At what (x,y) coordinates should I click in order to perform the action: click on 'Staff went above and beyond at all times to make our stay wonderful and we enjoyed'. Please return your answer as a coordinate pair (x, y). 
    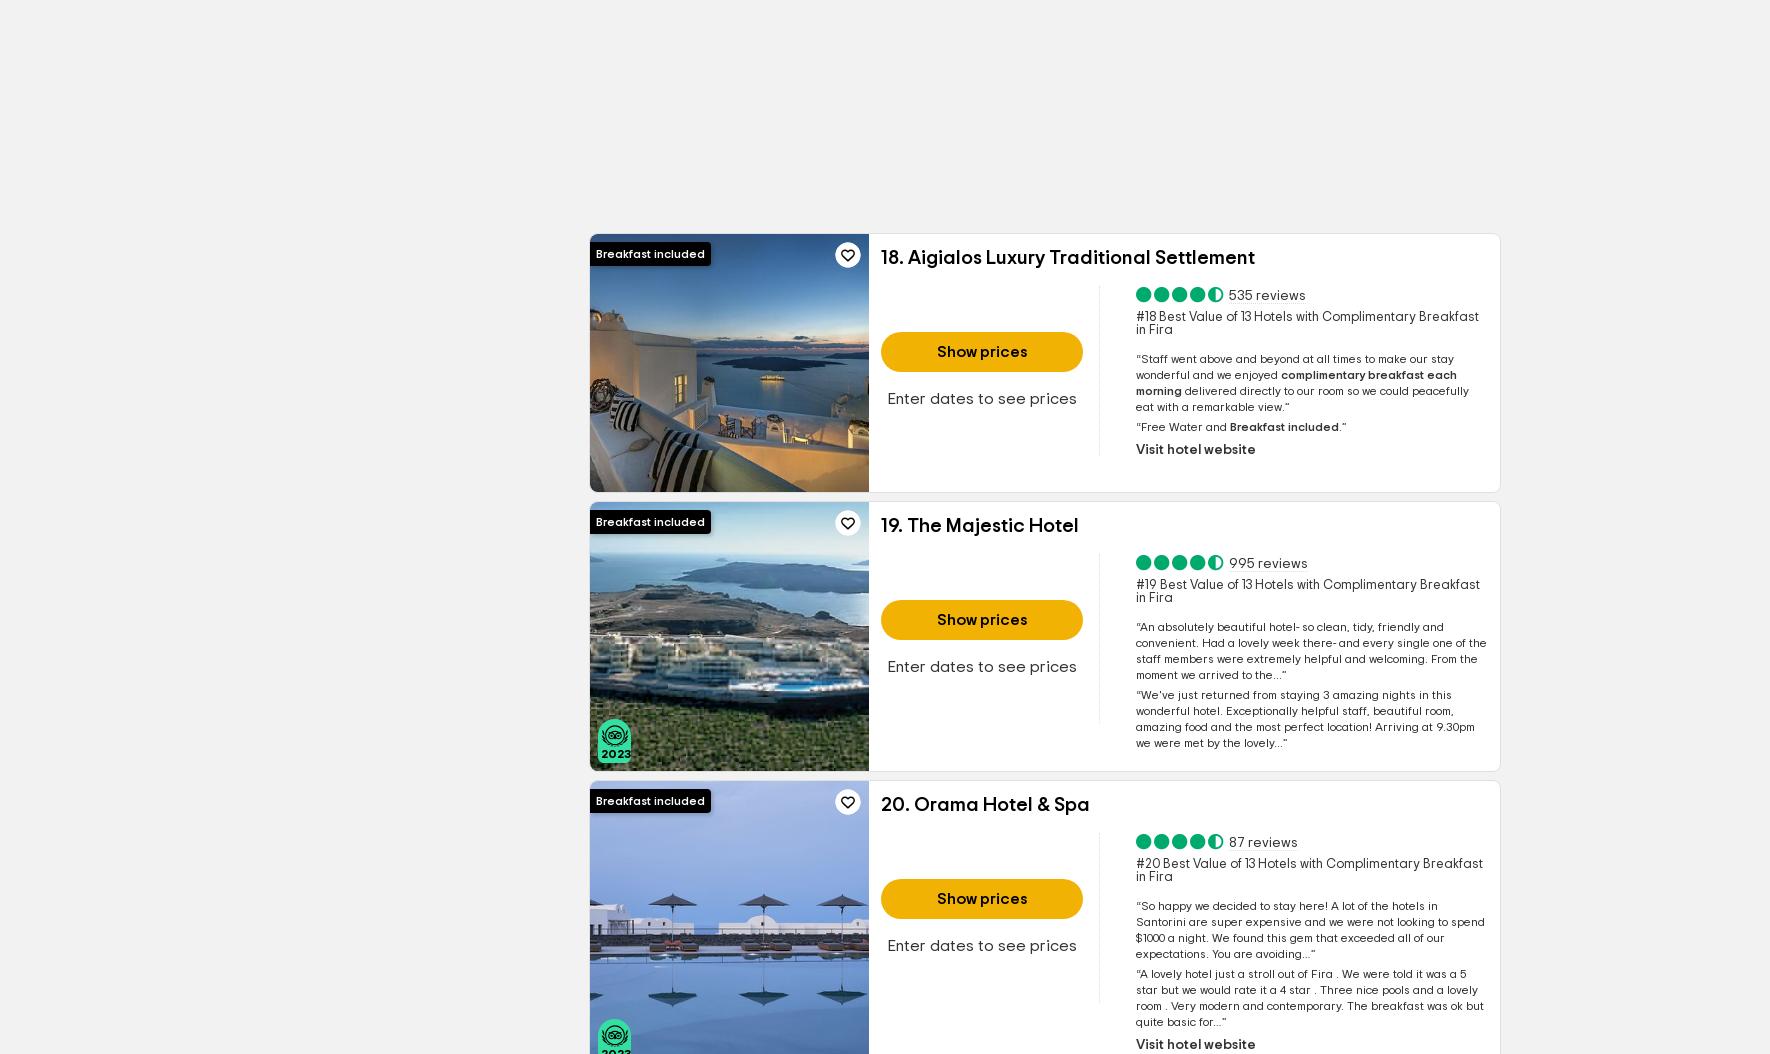
    Looking at the image, I should click on (1293, 367).